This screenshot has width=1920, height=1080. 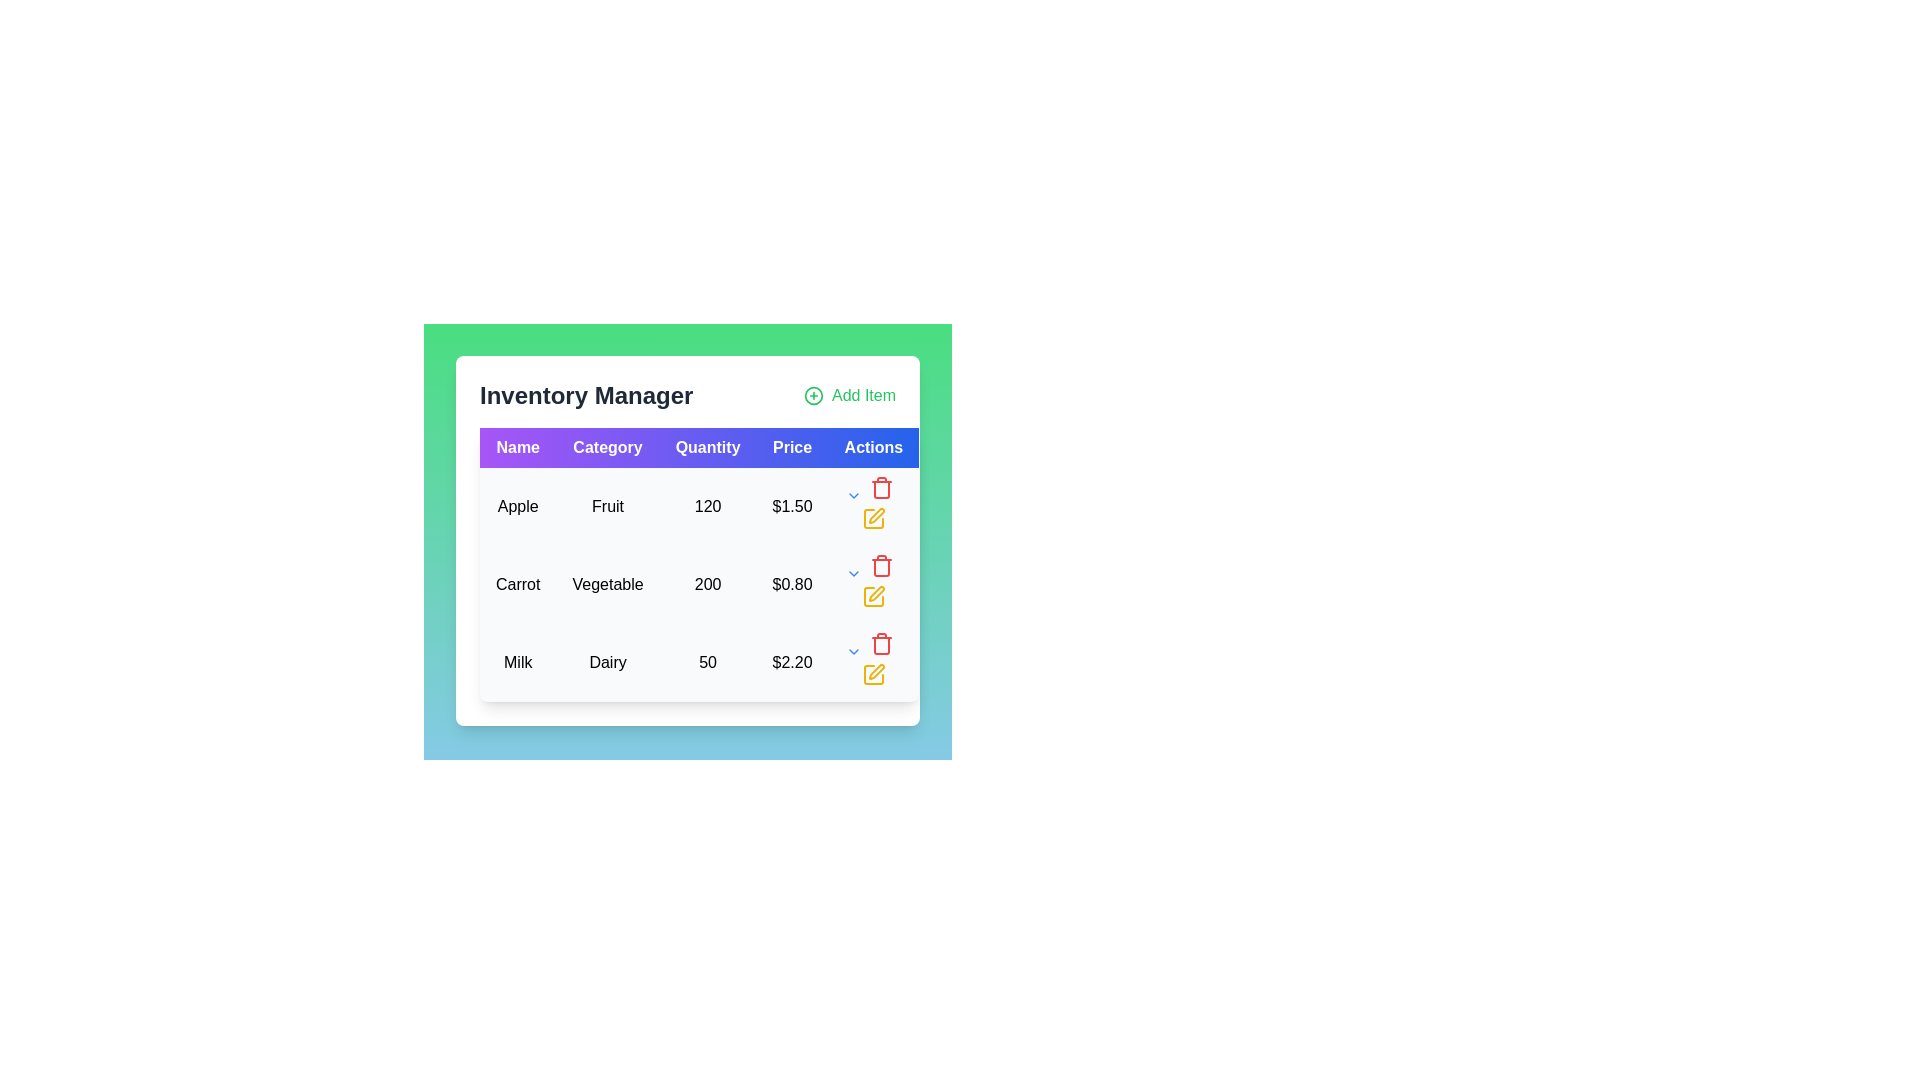 I want to click on the inventory items table modal, which is centered within a green gradient background, so click(x=687, y=528).